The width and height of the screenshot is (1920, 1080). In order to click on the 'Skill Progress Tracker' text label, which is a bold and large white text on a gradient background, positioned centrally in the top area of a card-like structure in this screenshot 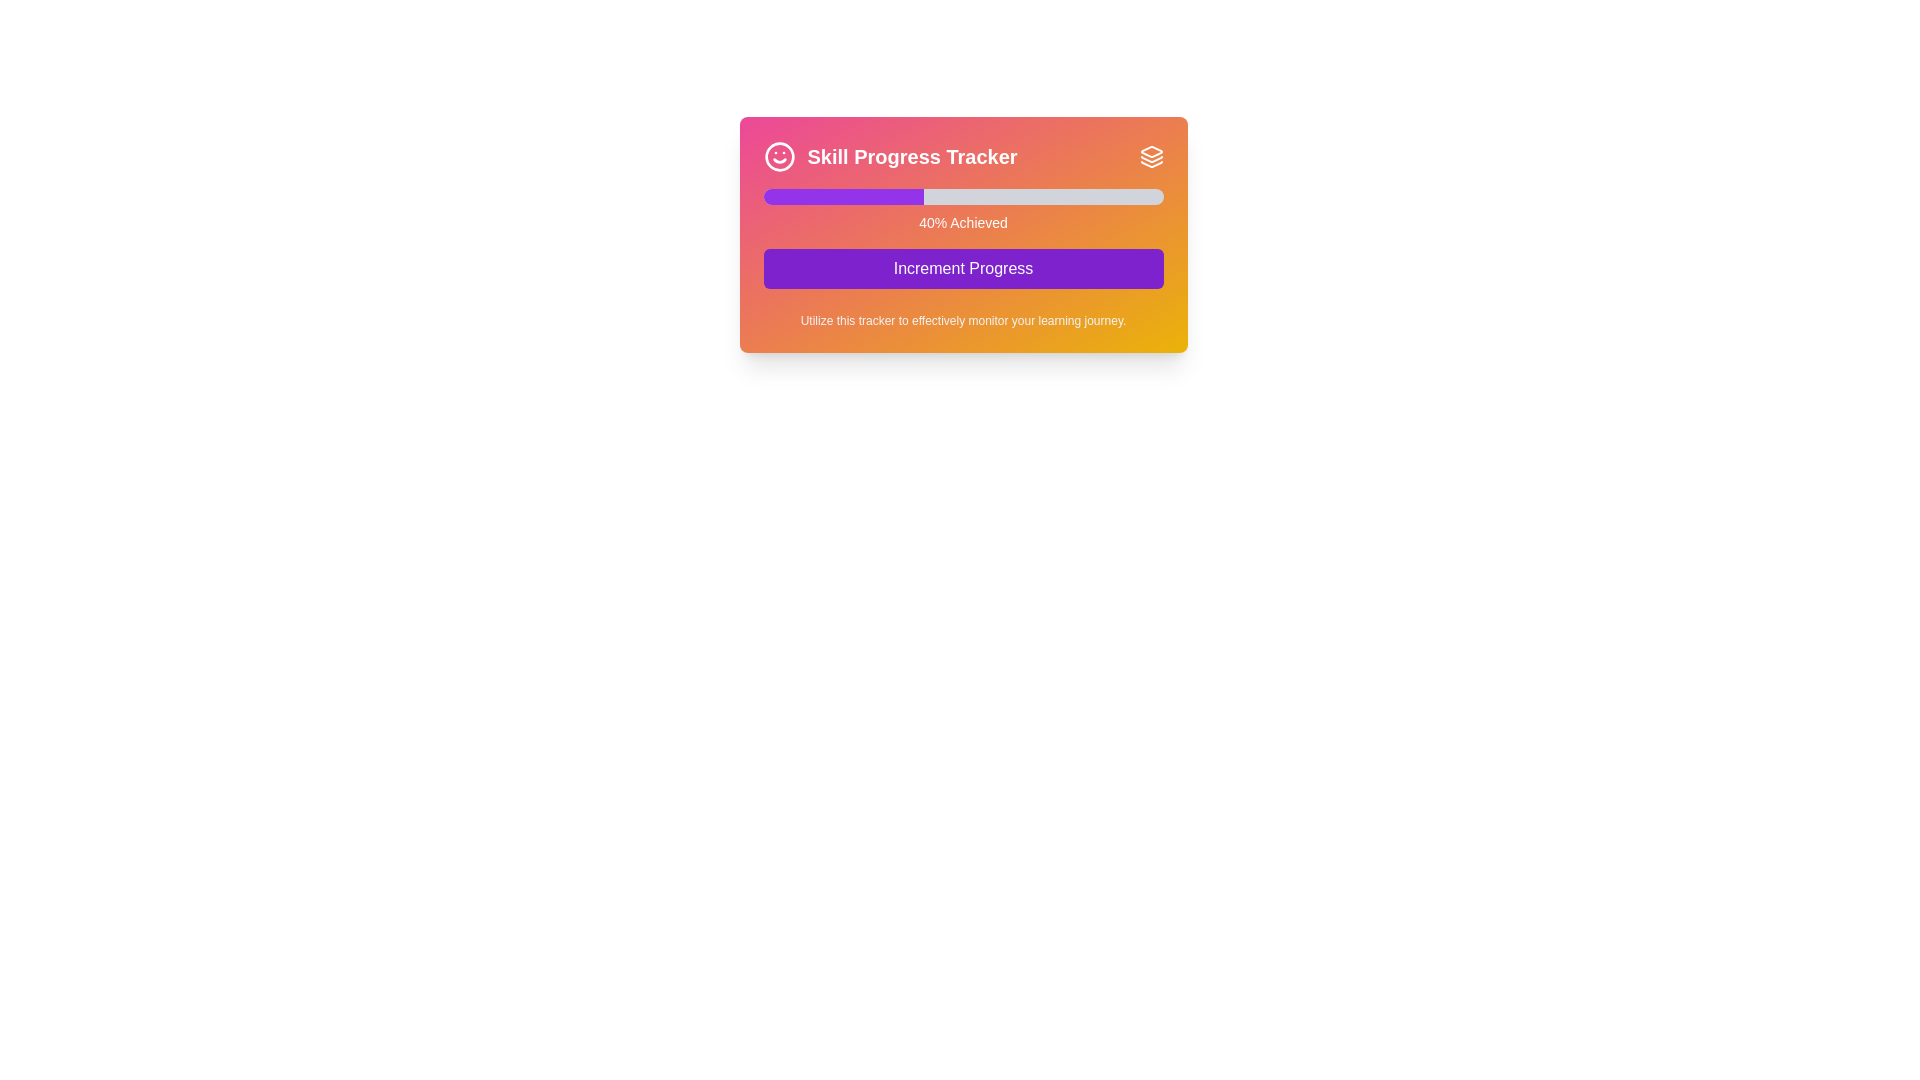, I will do `click(911, 156)`.